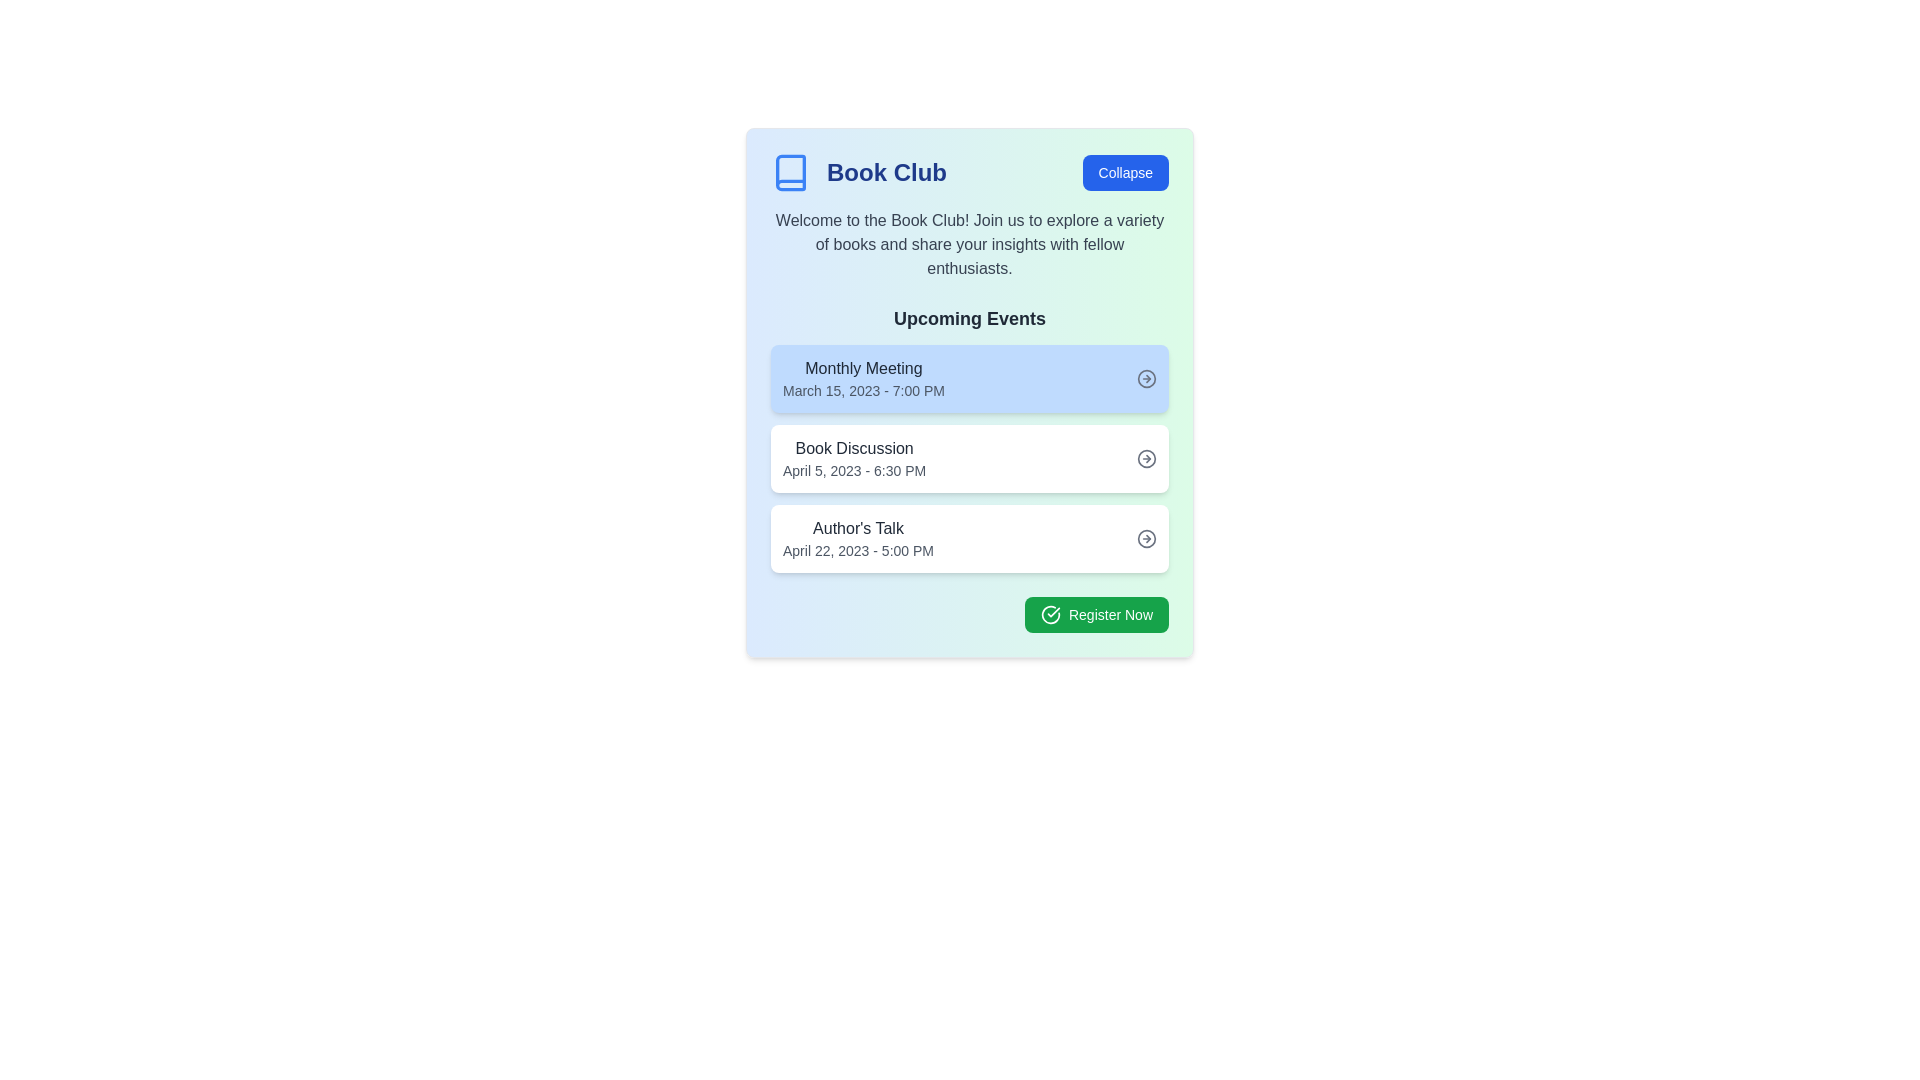  I want to click on the Text Label displaying 'April 22, 2023 - 5:00 PM', which is located below 'Author's Talk' in the third event card of the 'Upcoming Events' section, so click(858, 551).